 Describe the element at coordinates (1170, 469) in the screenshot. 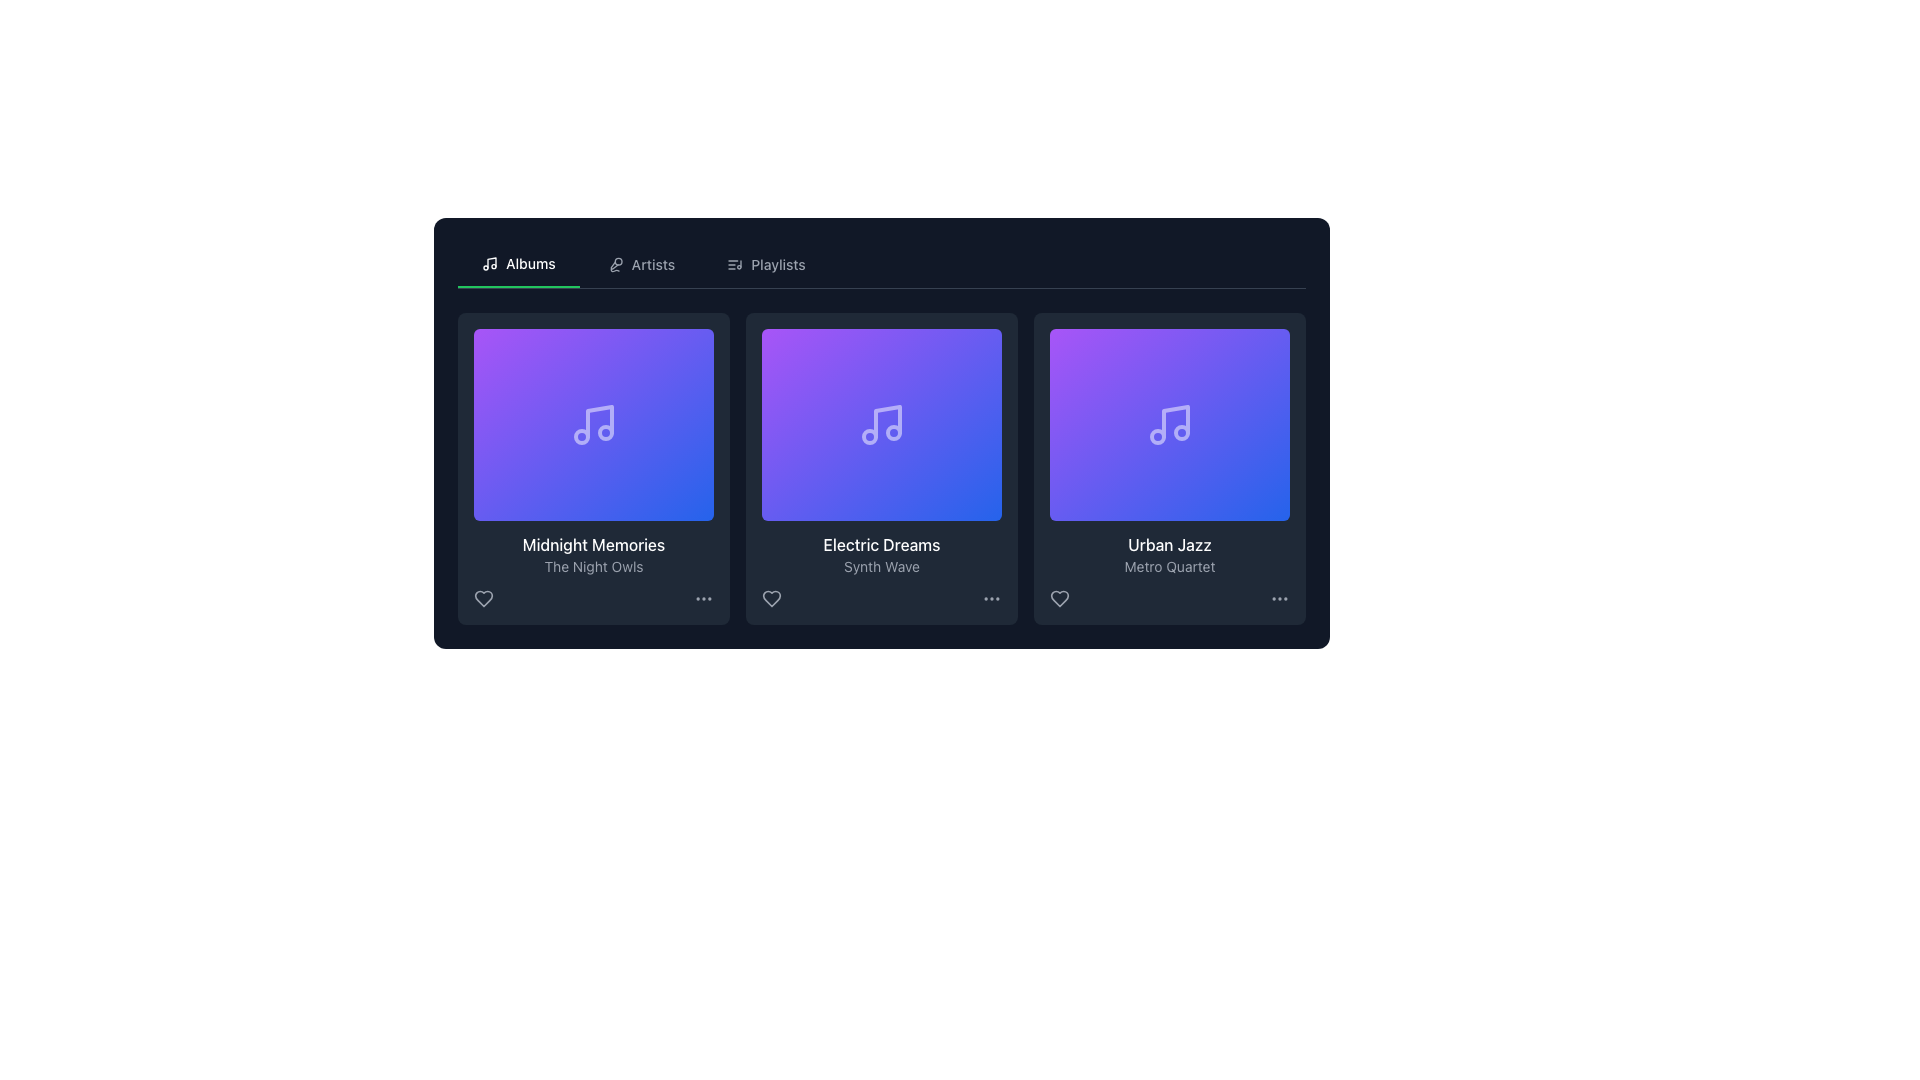

I see `the card component representing the 'Urban Jazz' album in the grid layout to trigger hover effects` at that location.